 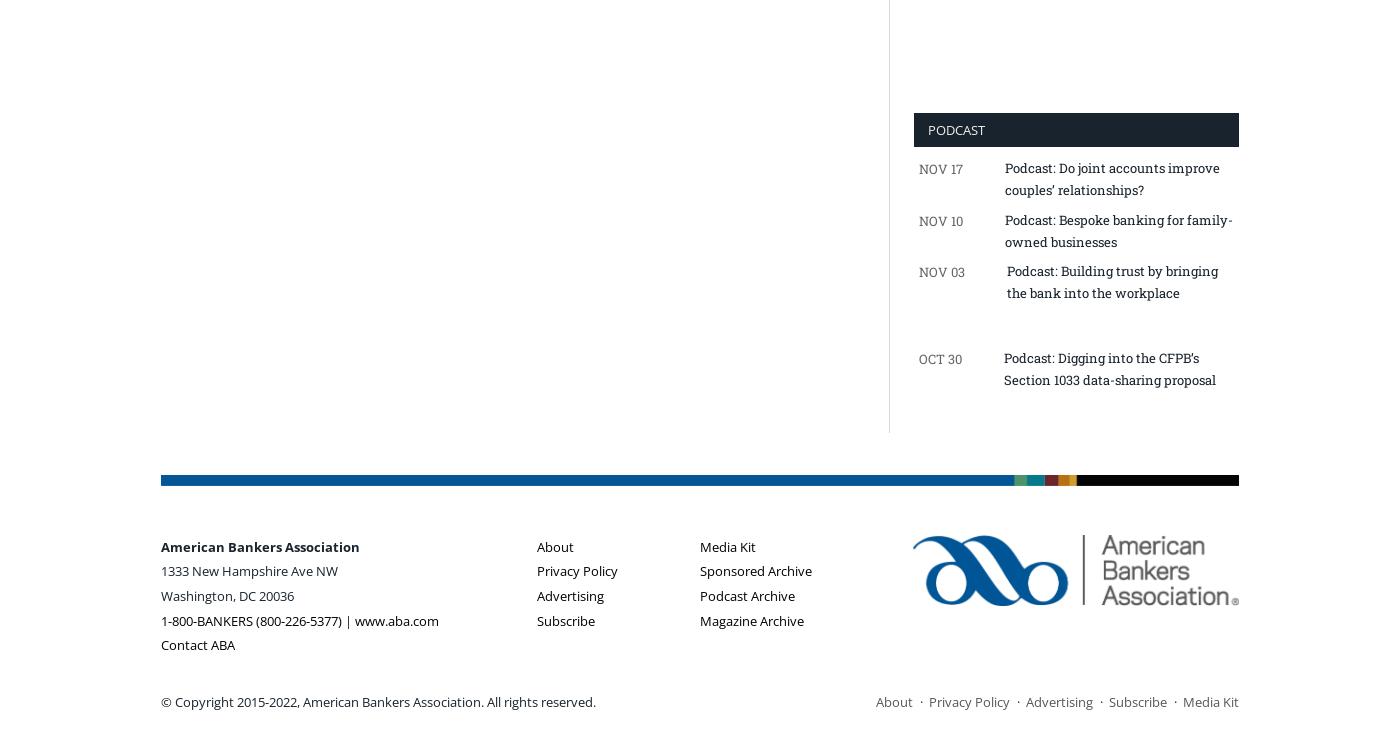 What do you see at coordinates (756, 569) in the screenshot?
I see `'Sponsored Archive'` at bounding box center [756, 569].